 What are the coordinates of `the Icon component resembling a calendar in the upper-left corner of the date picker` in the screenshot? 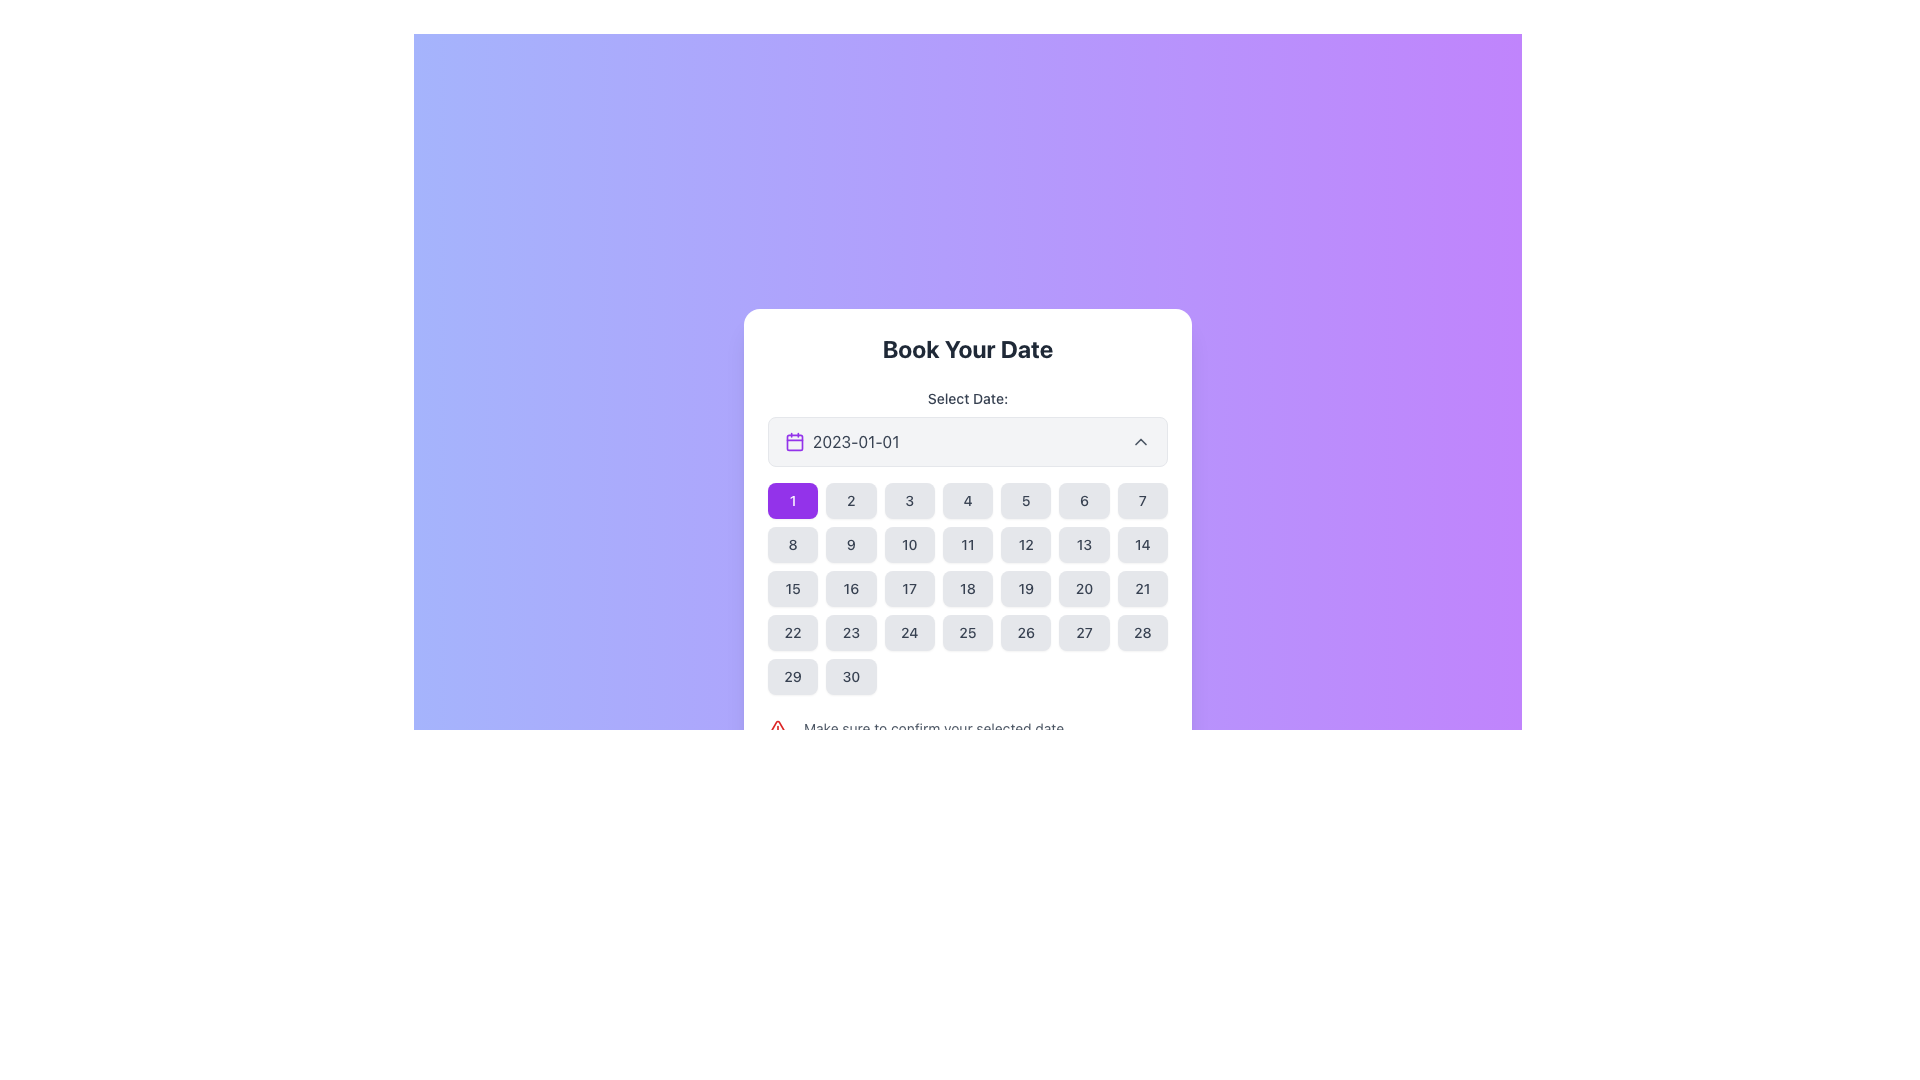 It's located at (794, 441).